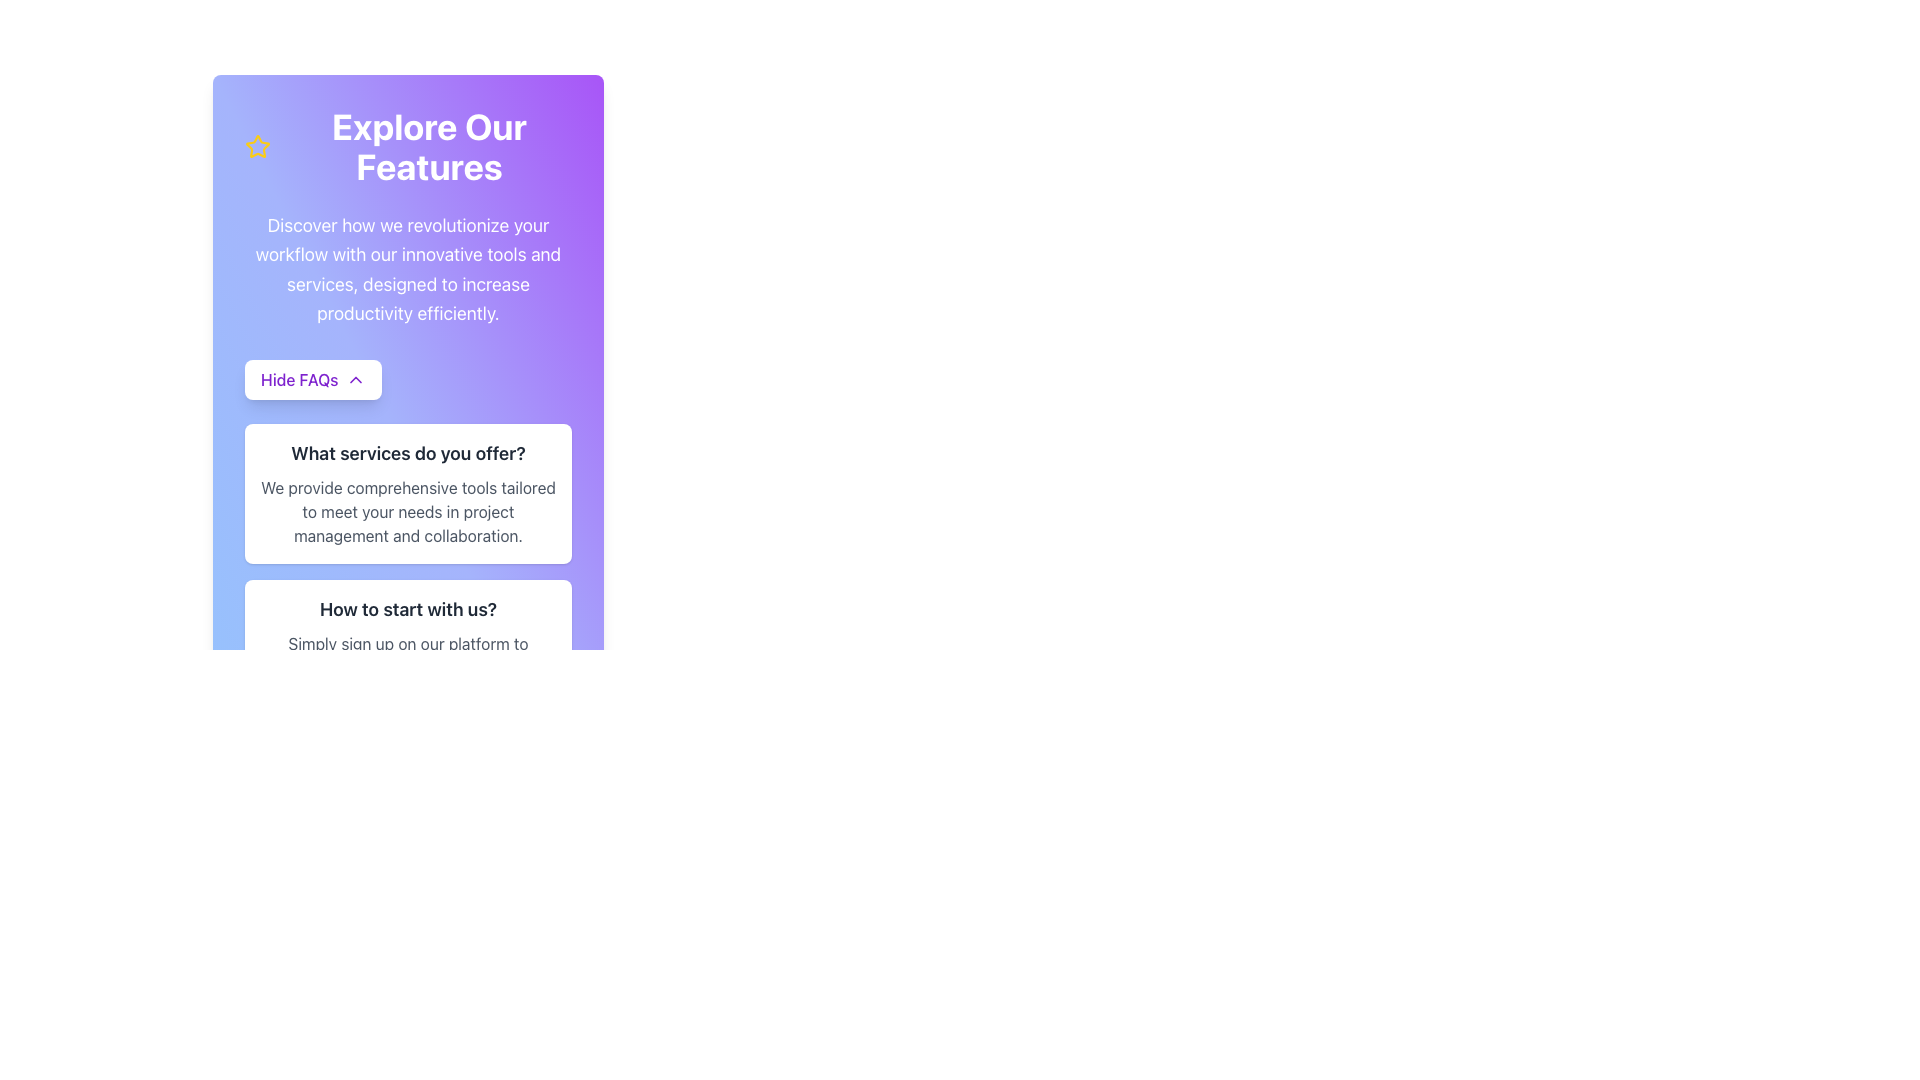 This screenshot has height=1080, width=1920. Describe the element at coordinates (407, 511) in the screenshot. I see `the Text block that provides details about project management and collaboration tools, located below the title 'What services do you offer?'` at that location.